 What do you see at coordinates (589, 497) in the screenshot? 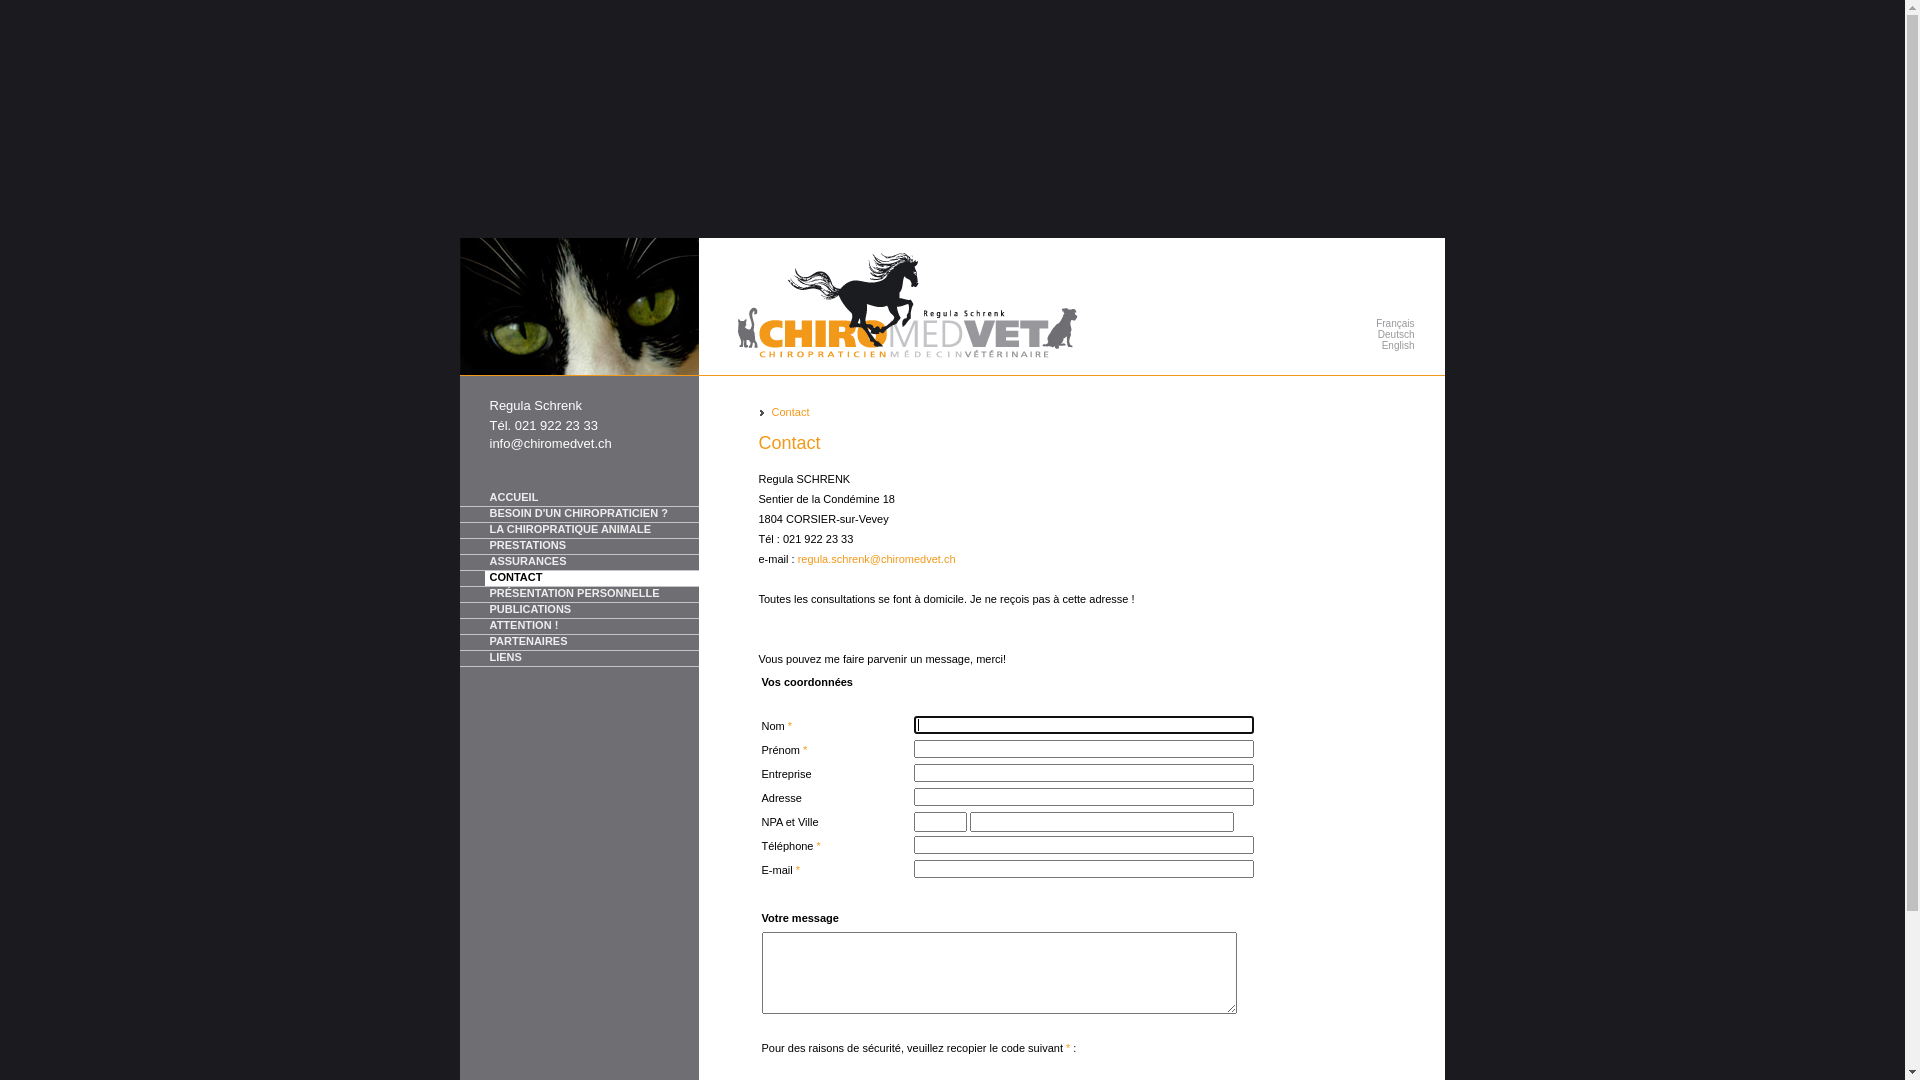
I see `'ACCUEIL'` at bounding box center [589, 497].